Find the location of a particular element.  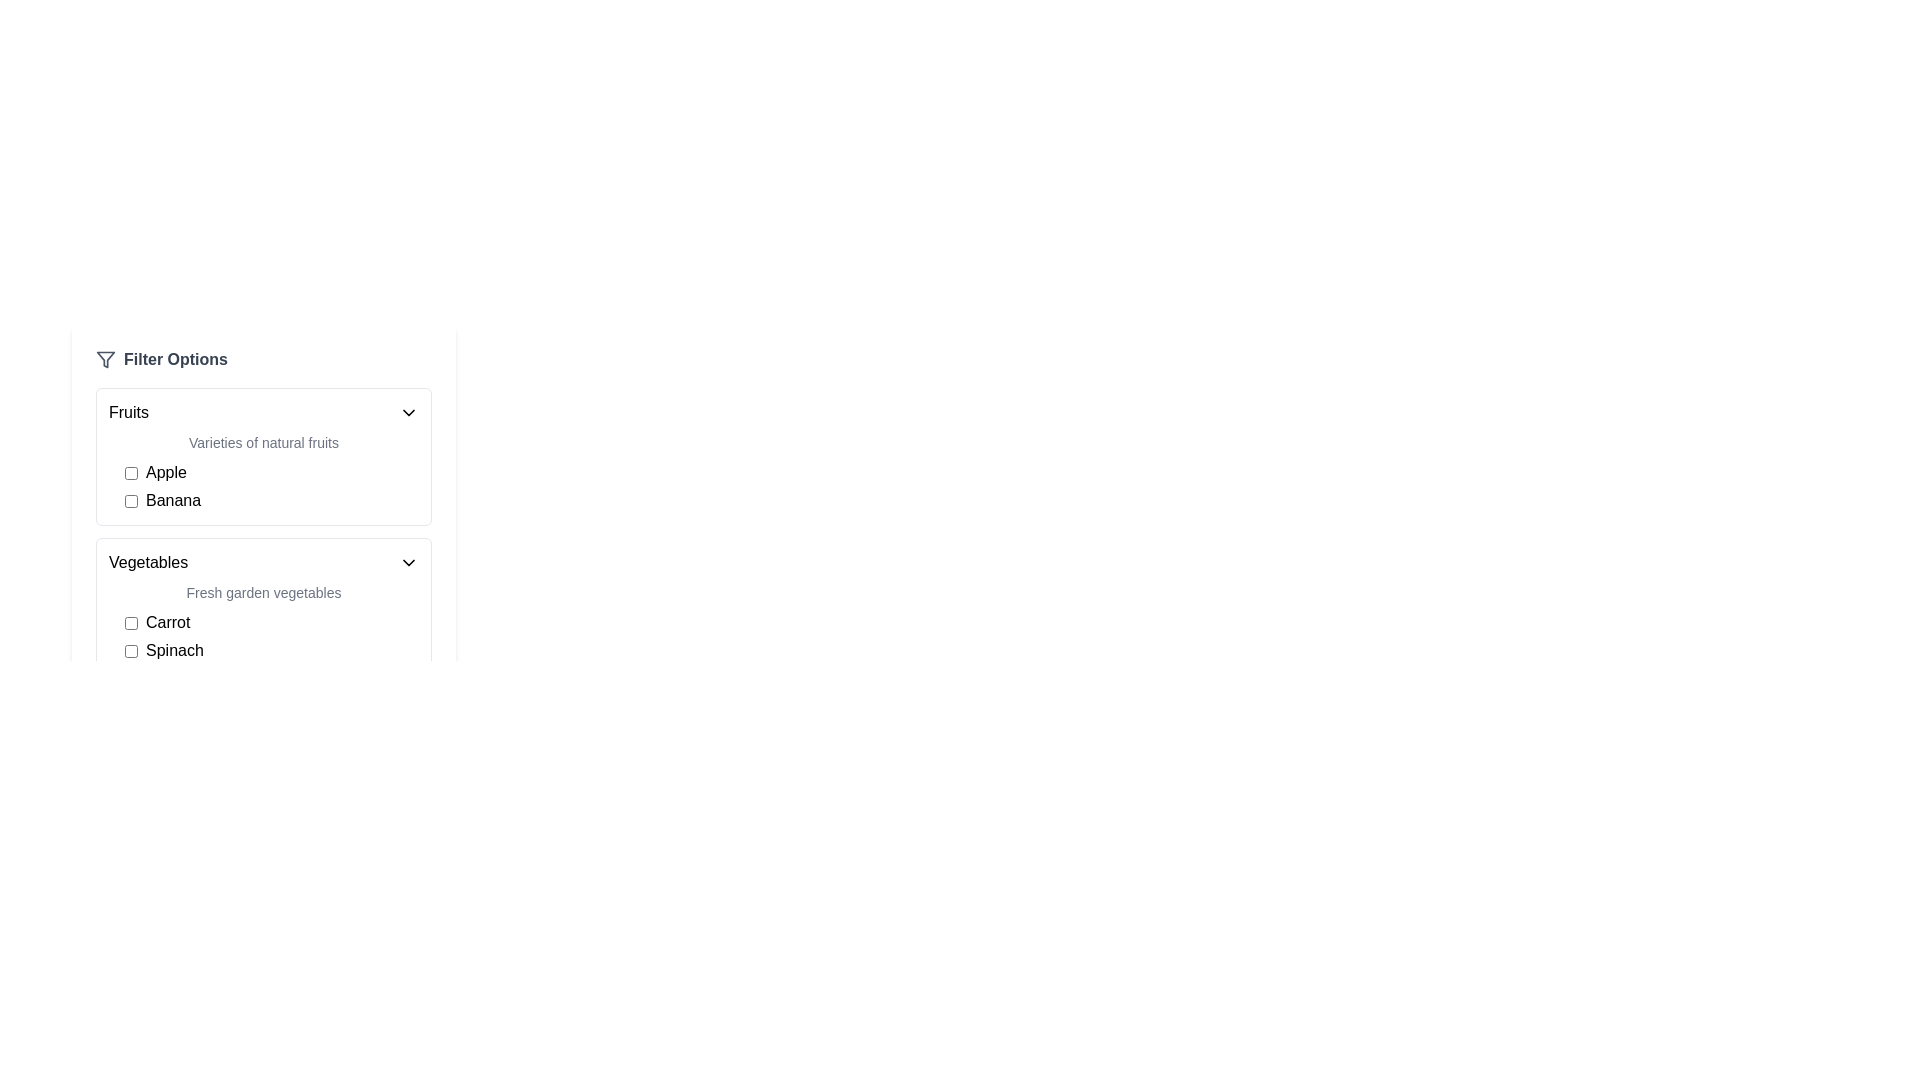

the label for the checkbox located in the 'Fruits' section, which is positioned beside the multi-state checkbox and is the first item listed above 'Banana.' is located at coordinates (166, 473).